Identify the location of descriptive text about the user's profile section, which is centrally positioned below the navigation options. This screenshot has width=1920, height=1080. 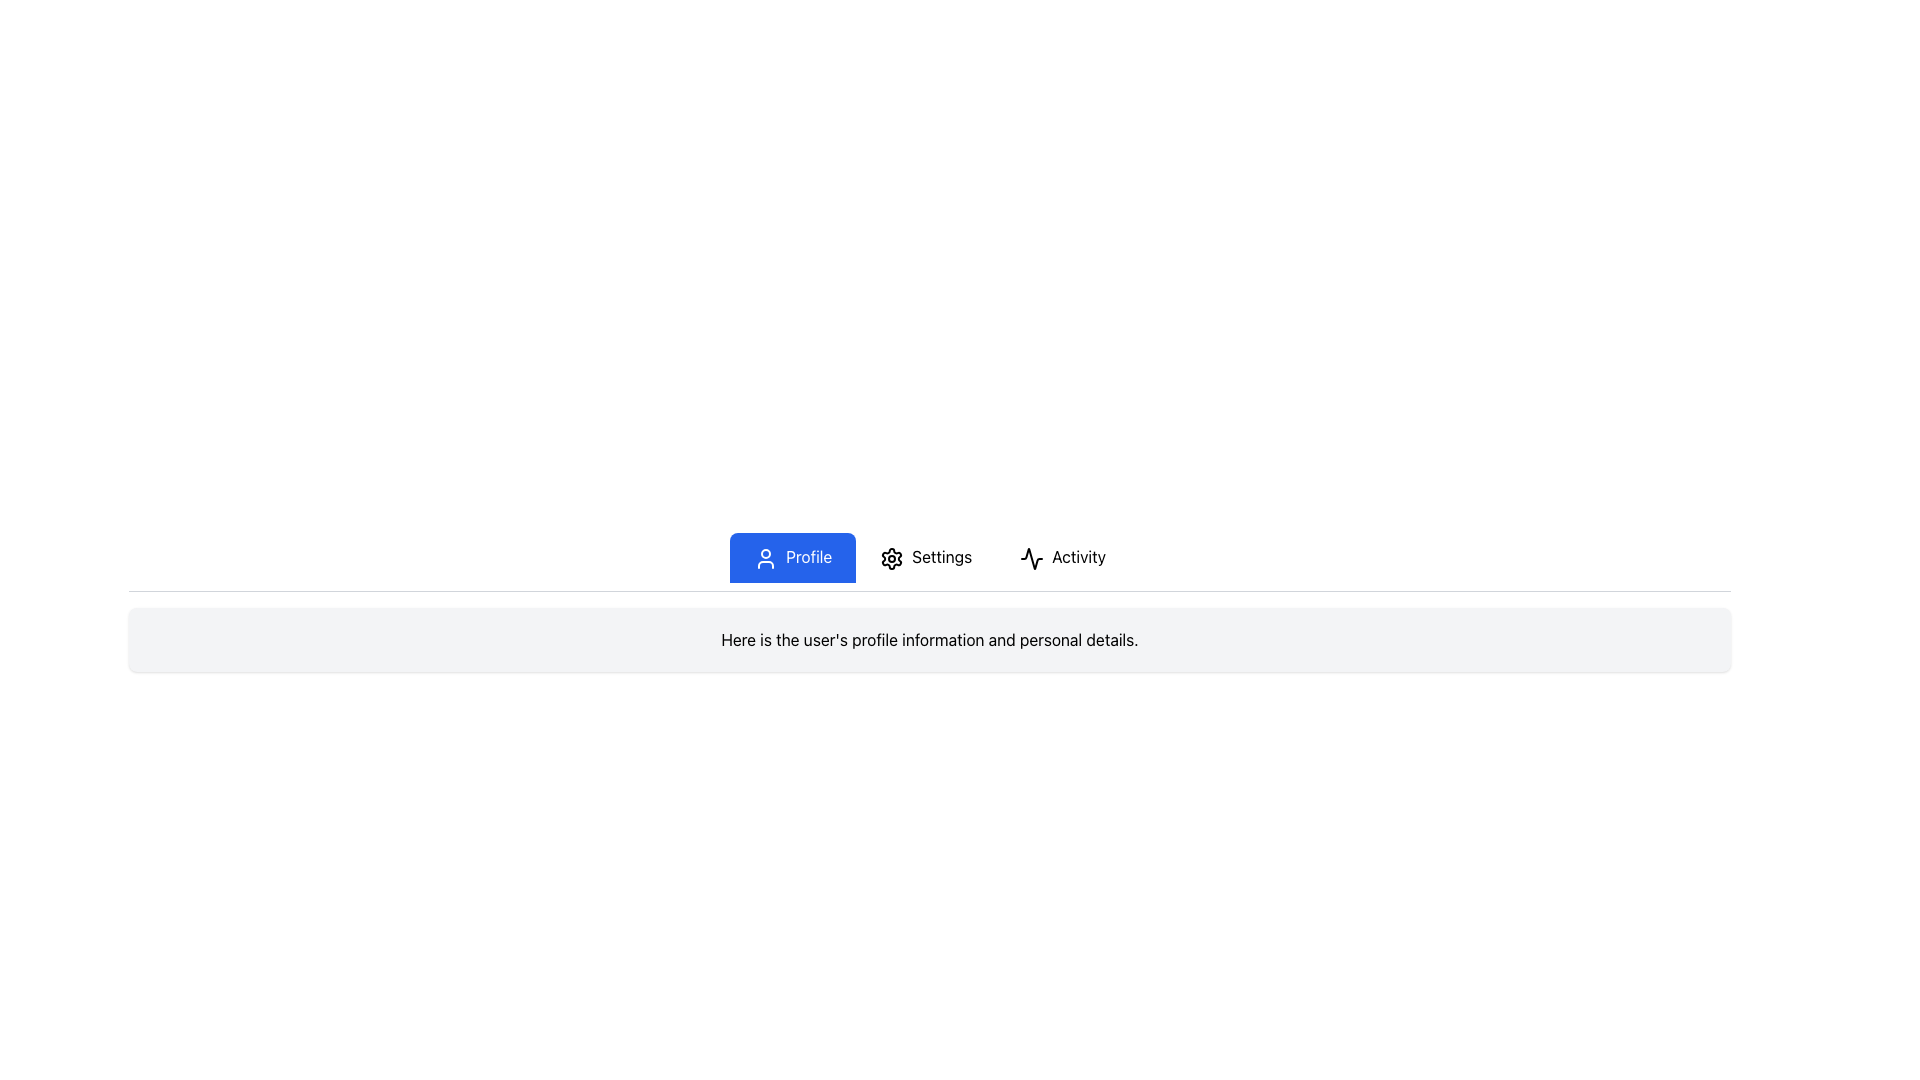
(929, 639).